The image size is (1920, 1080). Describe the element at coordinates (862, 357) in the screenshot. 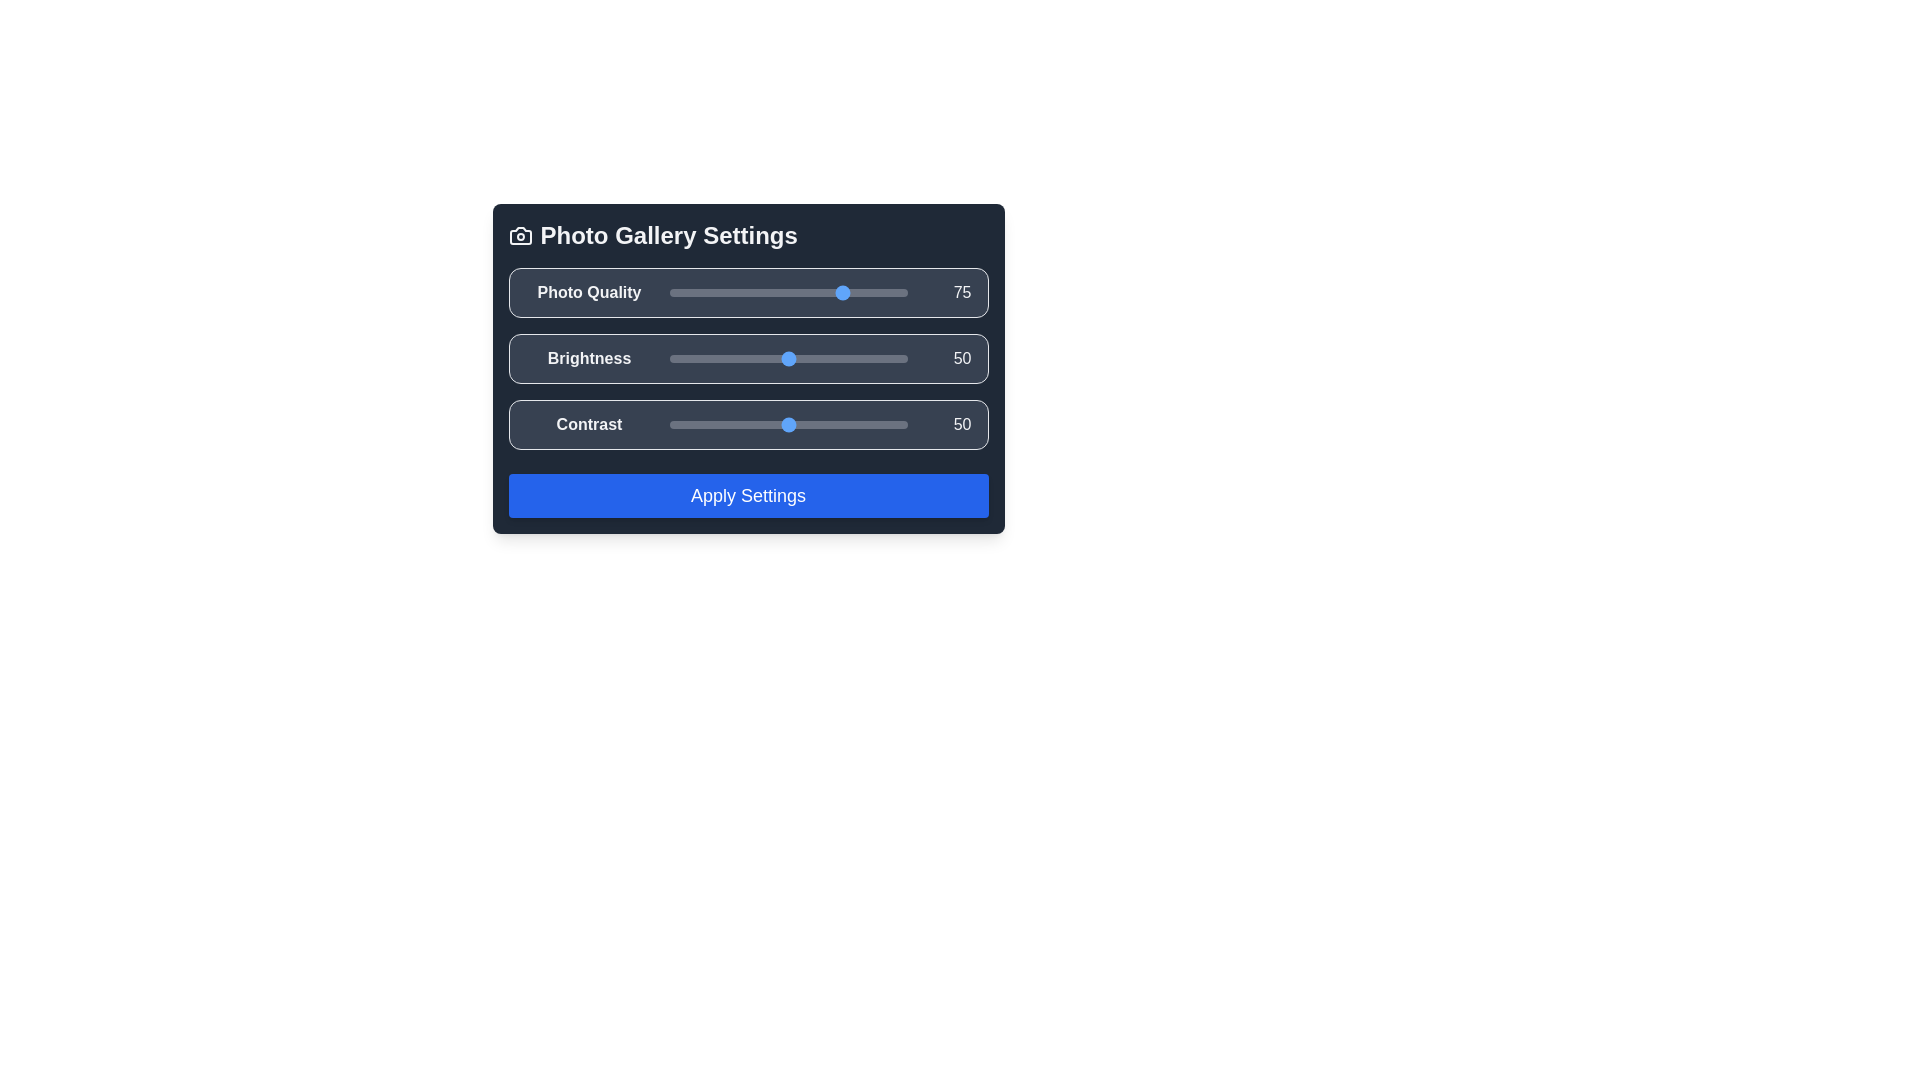

I see `the brightness` at that location.